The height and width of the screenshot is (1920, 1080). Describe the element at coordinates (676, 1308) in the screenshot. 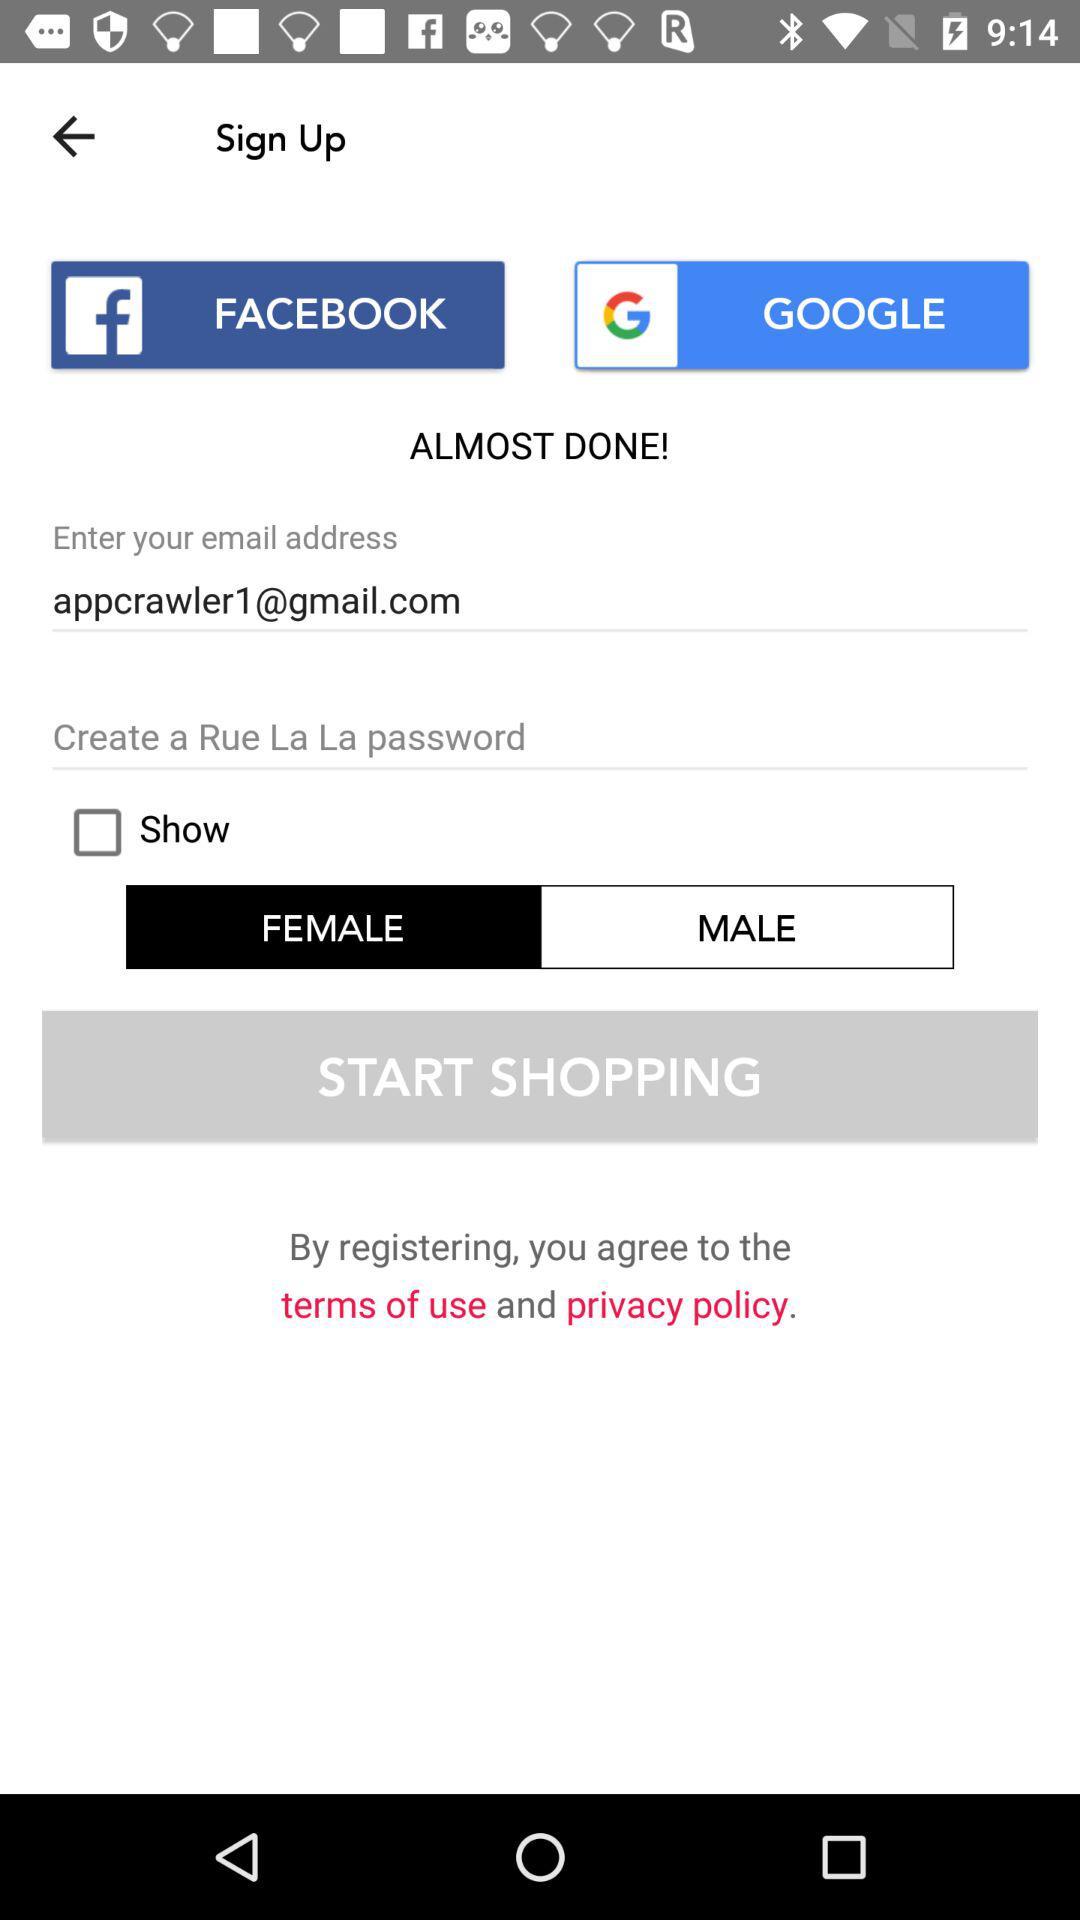

I see `privacy policy` at that location.